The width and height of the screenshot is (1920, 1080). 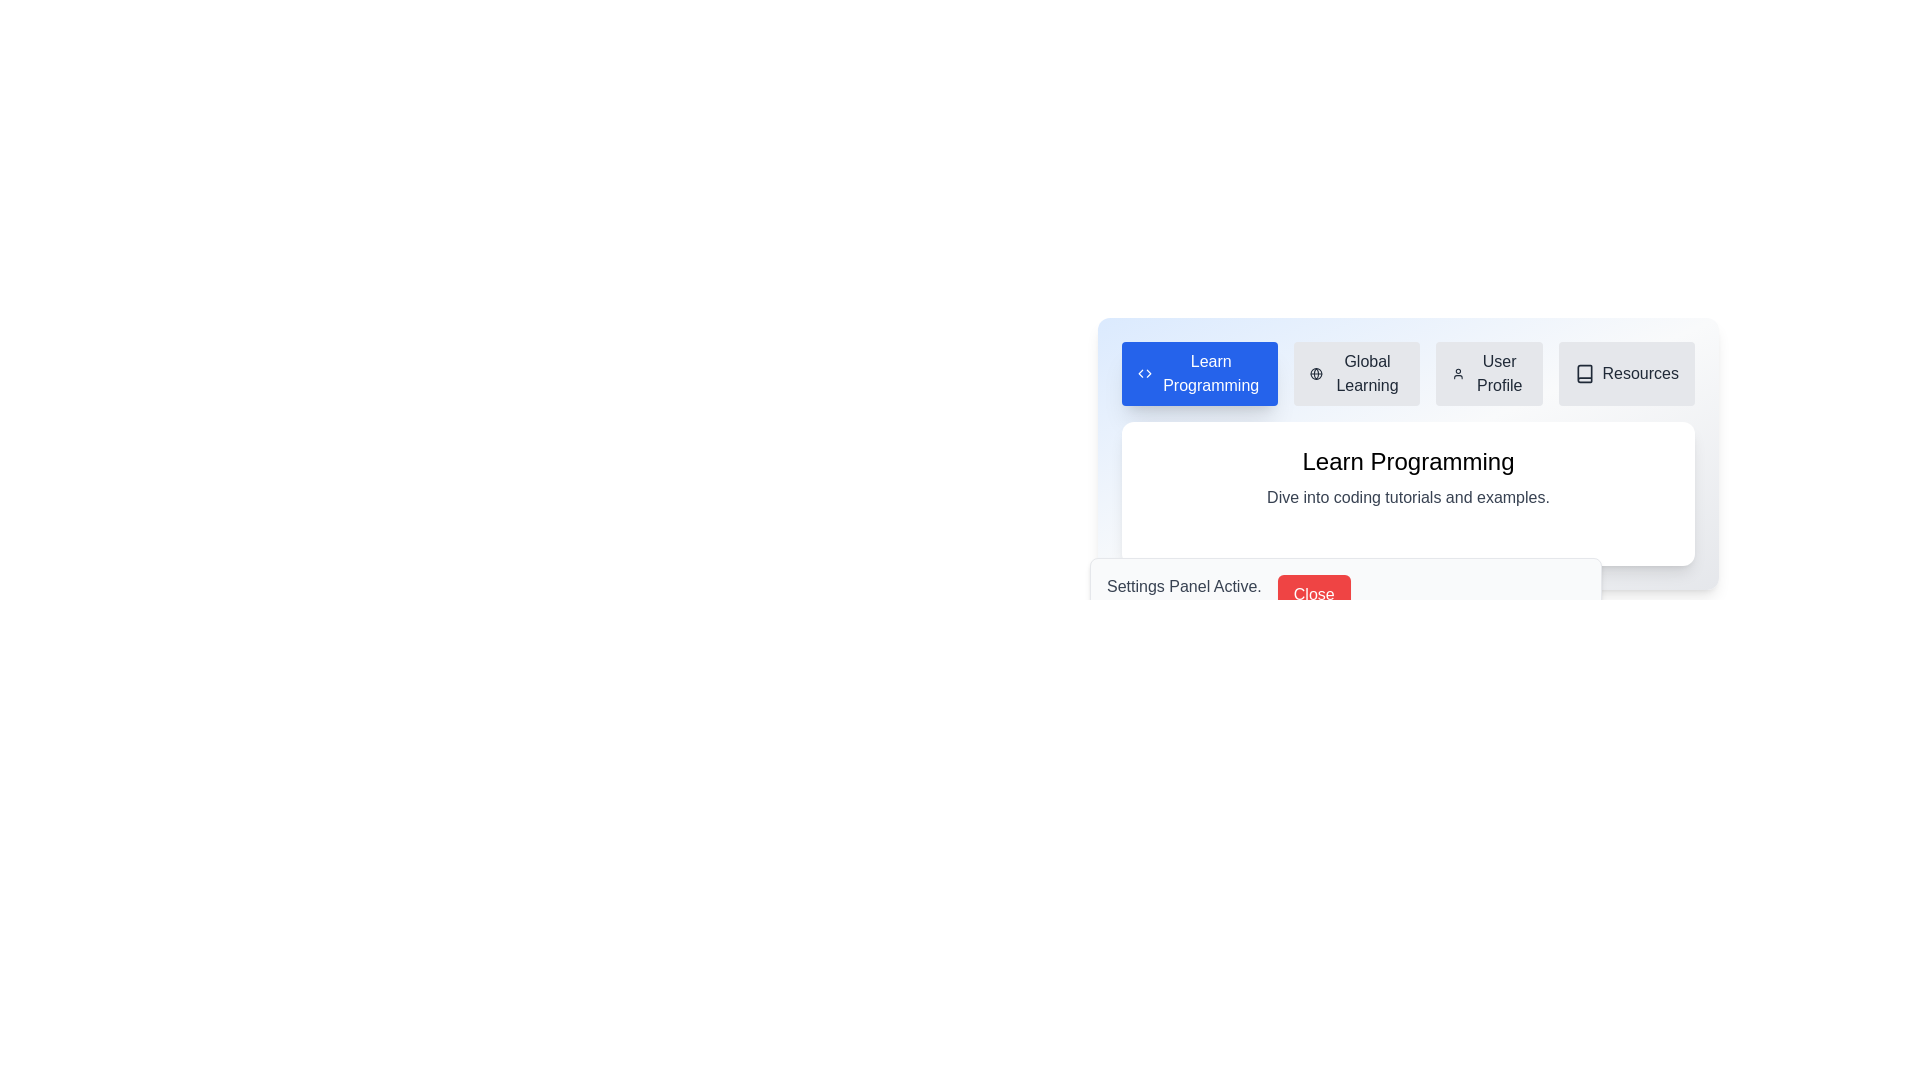 I want to click on the tab labeled User Profile, so click(x=1488, y=374).